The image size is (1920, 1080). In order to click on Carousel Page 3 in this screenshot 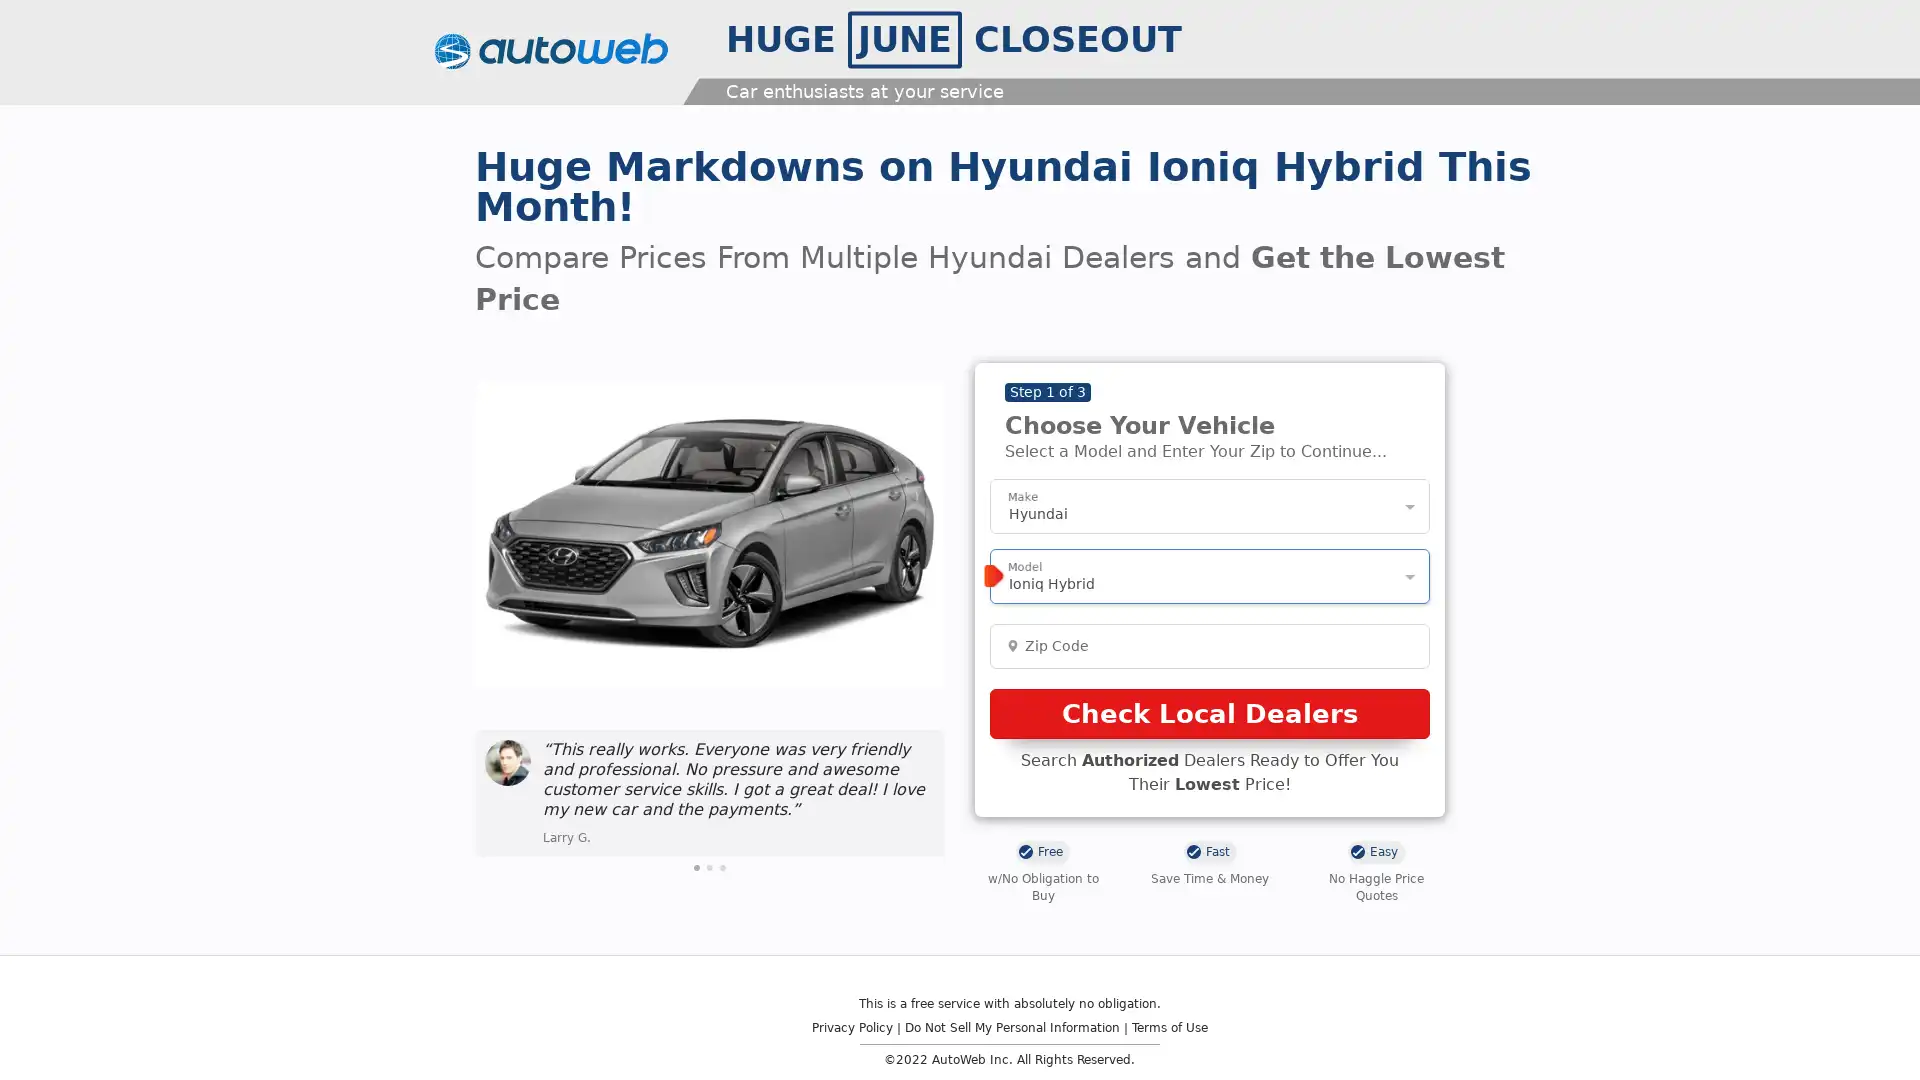, I will do `click(722, 866)`.